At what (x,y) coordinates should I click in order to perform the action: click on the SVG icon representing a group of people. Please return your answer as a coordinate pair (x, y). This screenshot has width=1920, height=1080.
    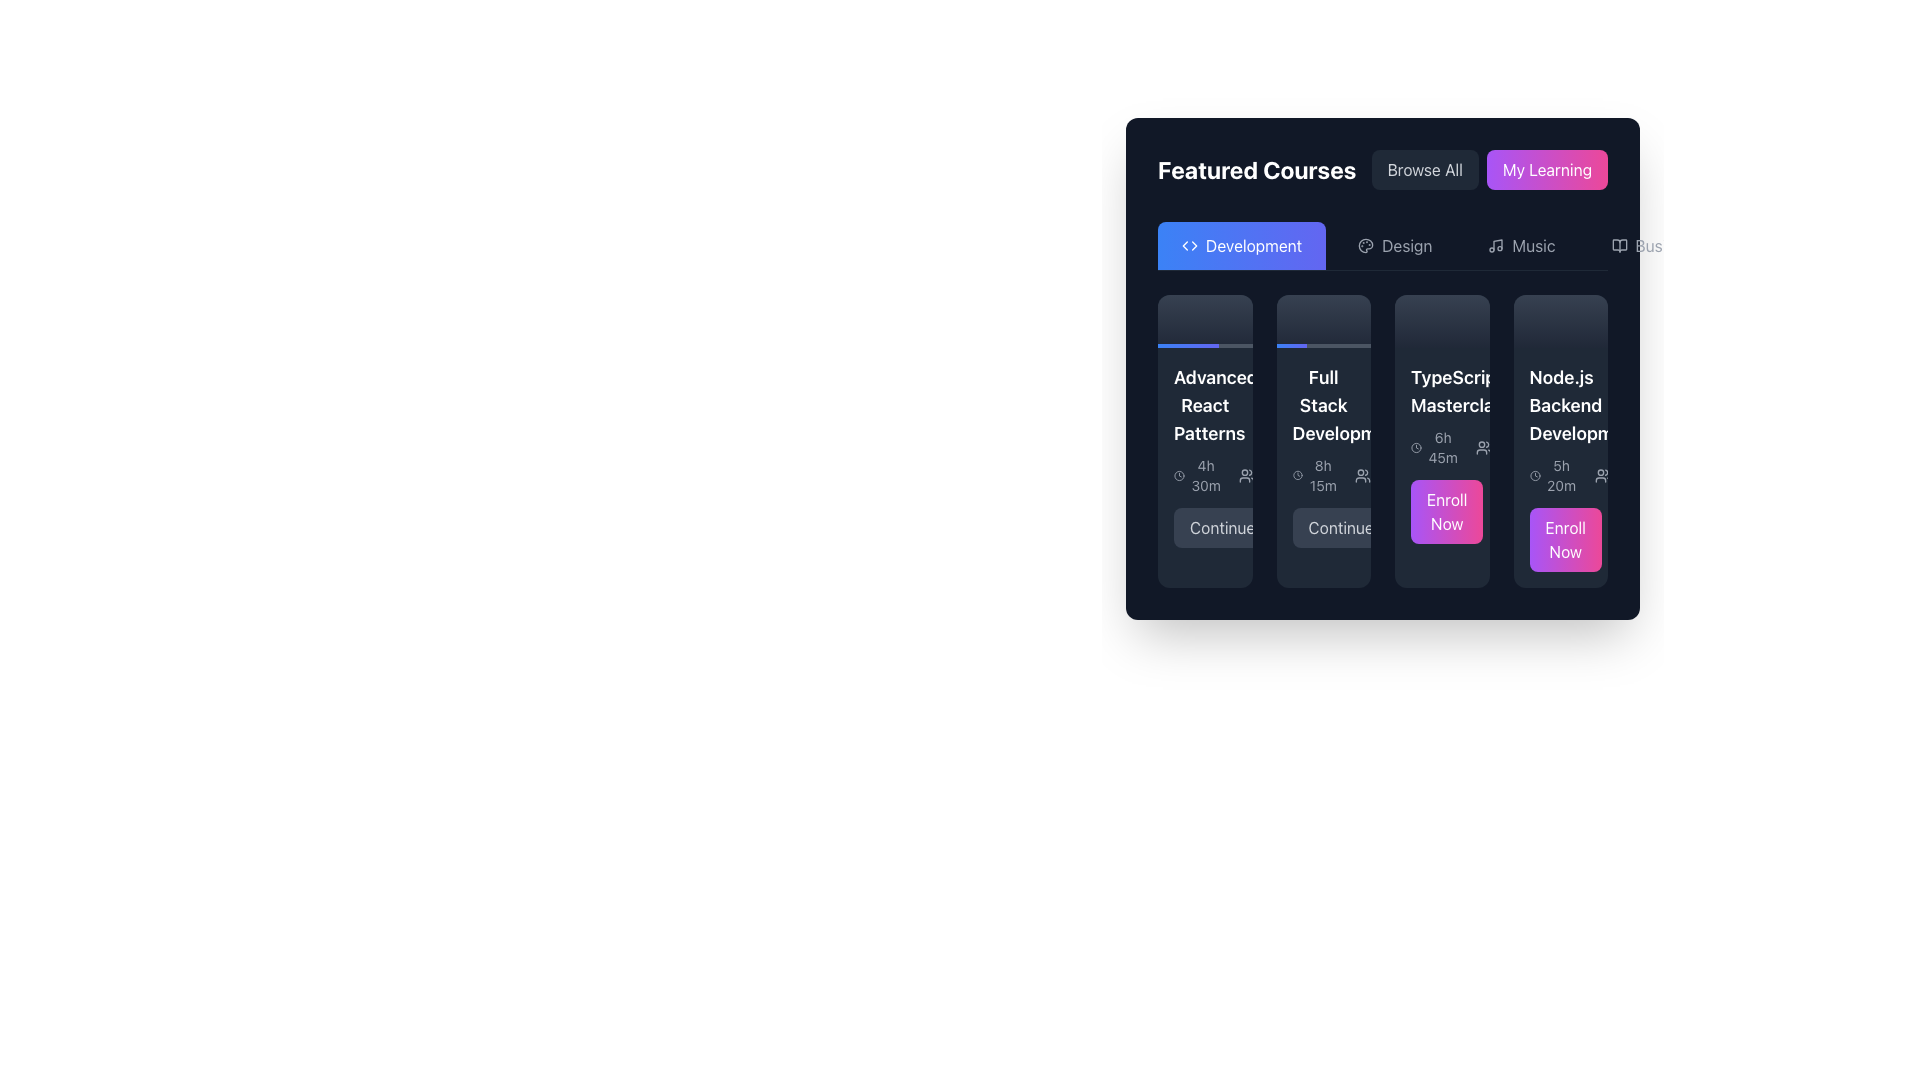
    Looking at the image, I should click on (1602, 476).